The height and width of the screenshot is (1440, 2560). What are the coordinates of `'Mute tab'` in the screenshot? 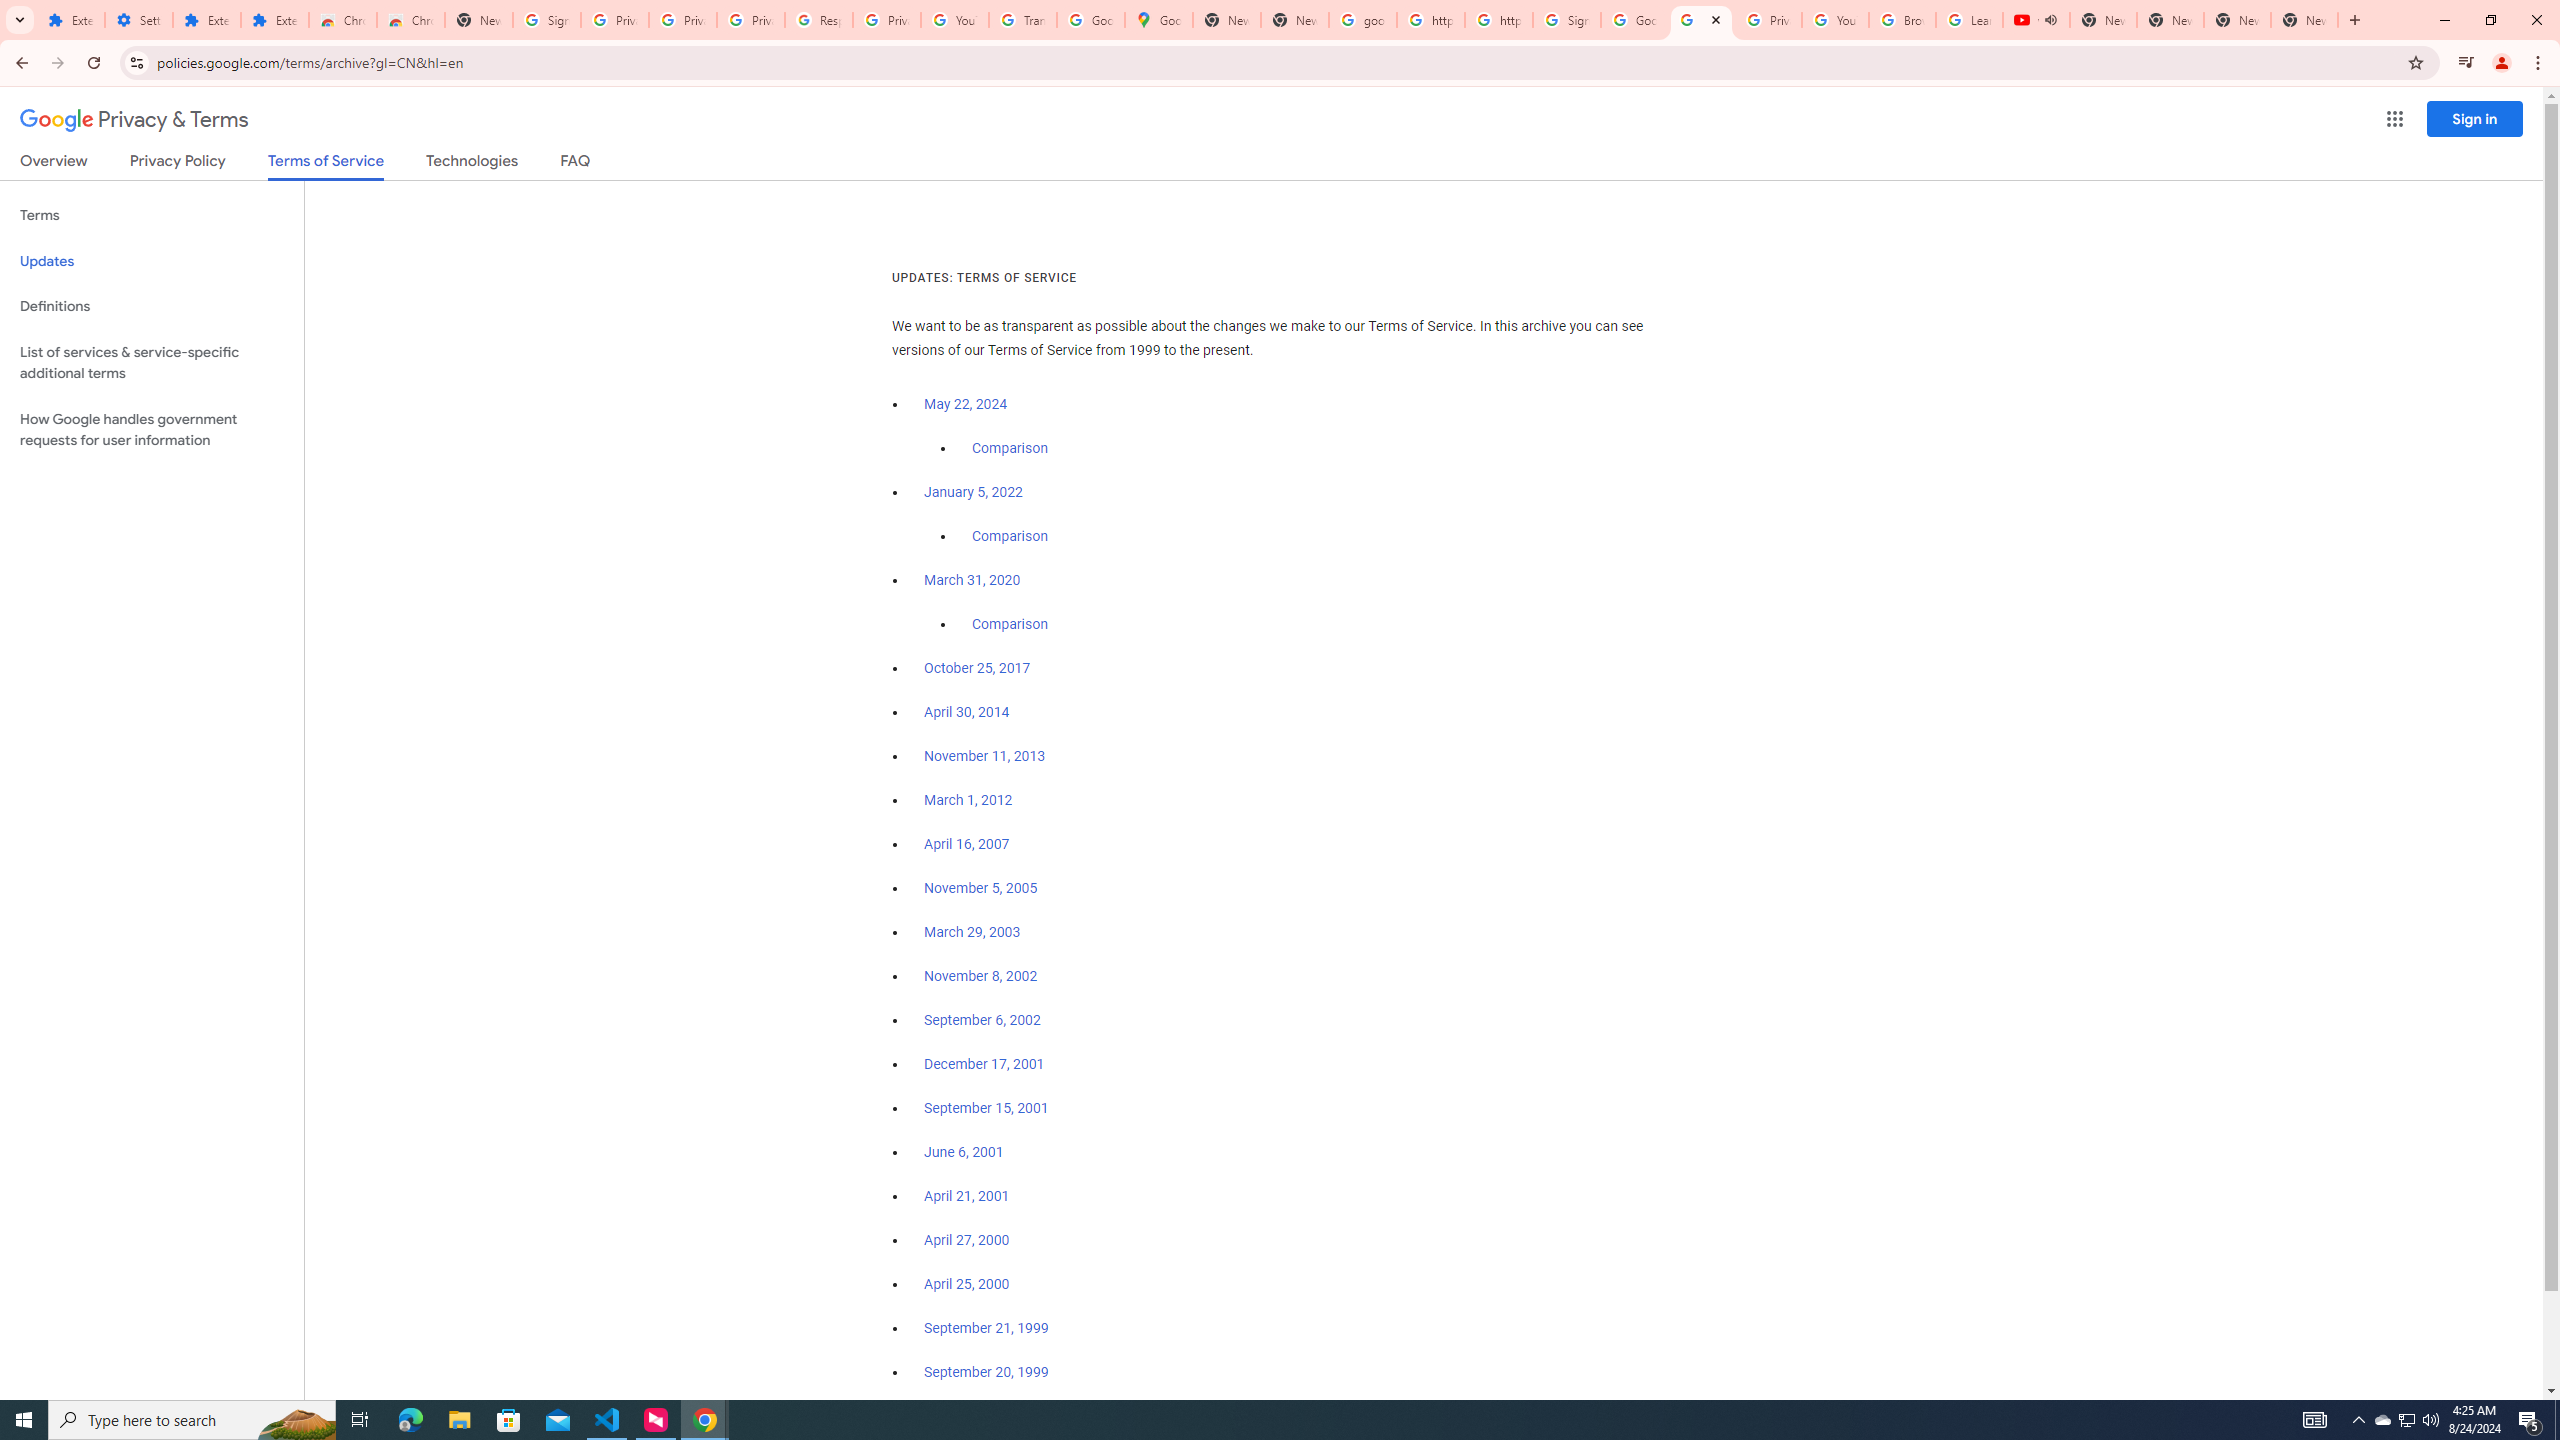 It's located at (2050, 19).